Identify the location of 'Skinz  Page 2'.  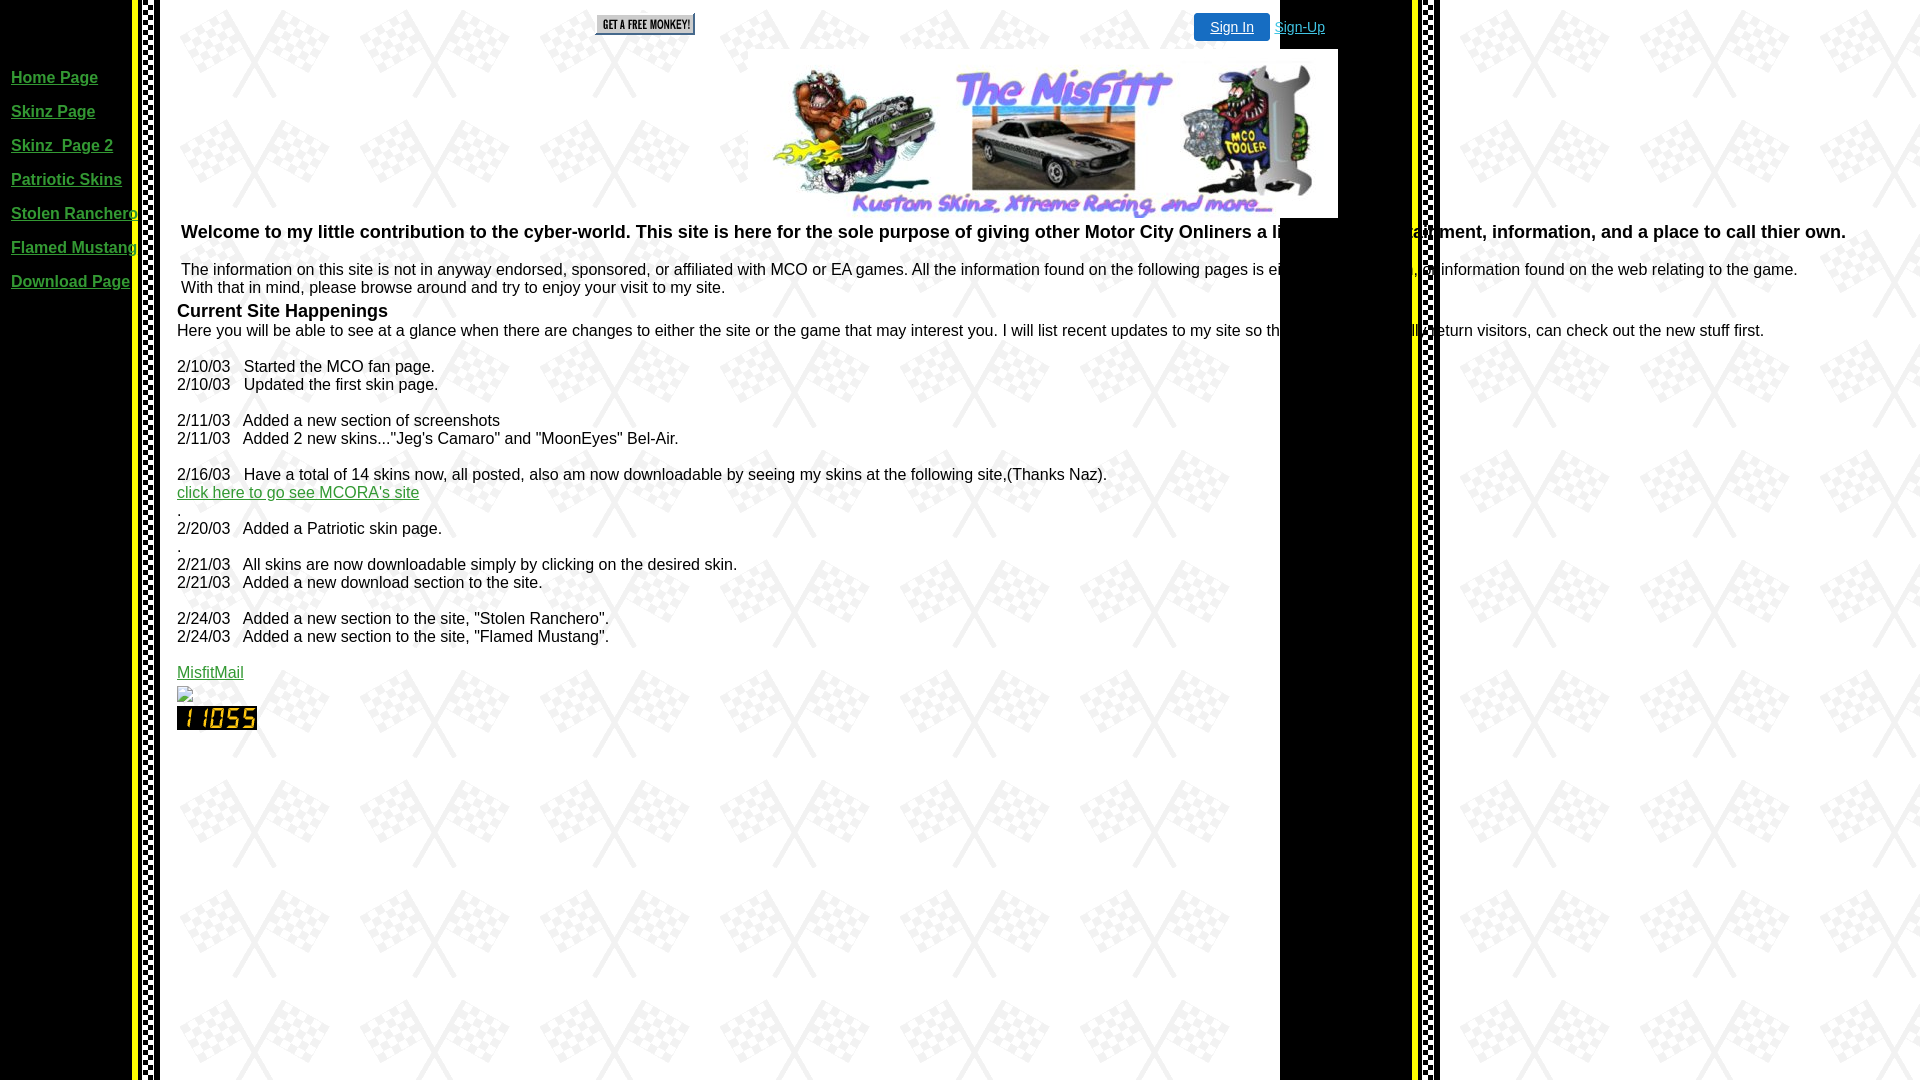
(62, 144).